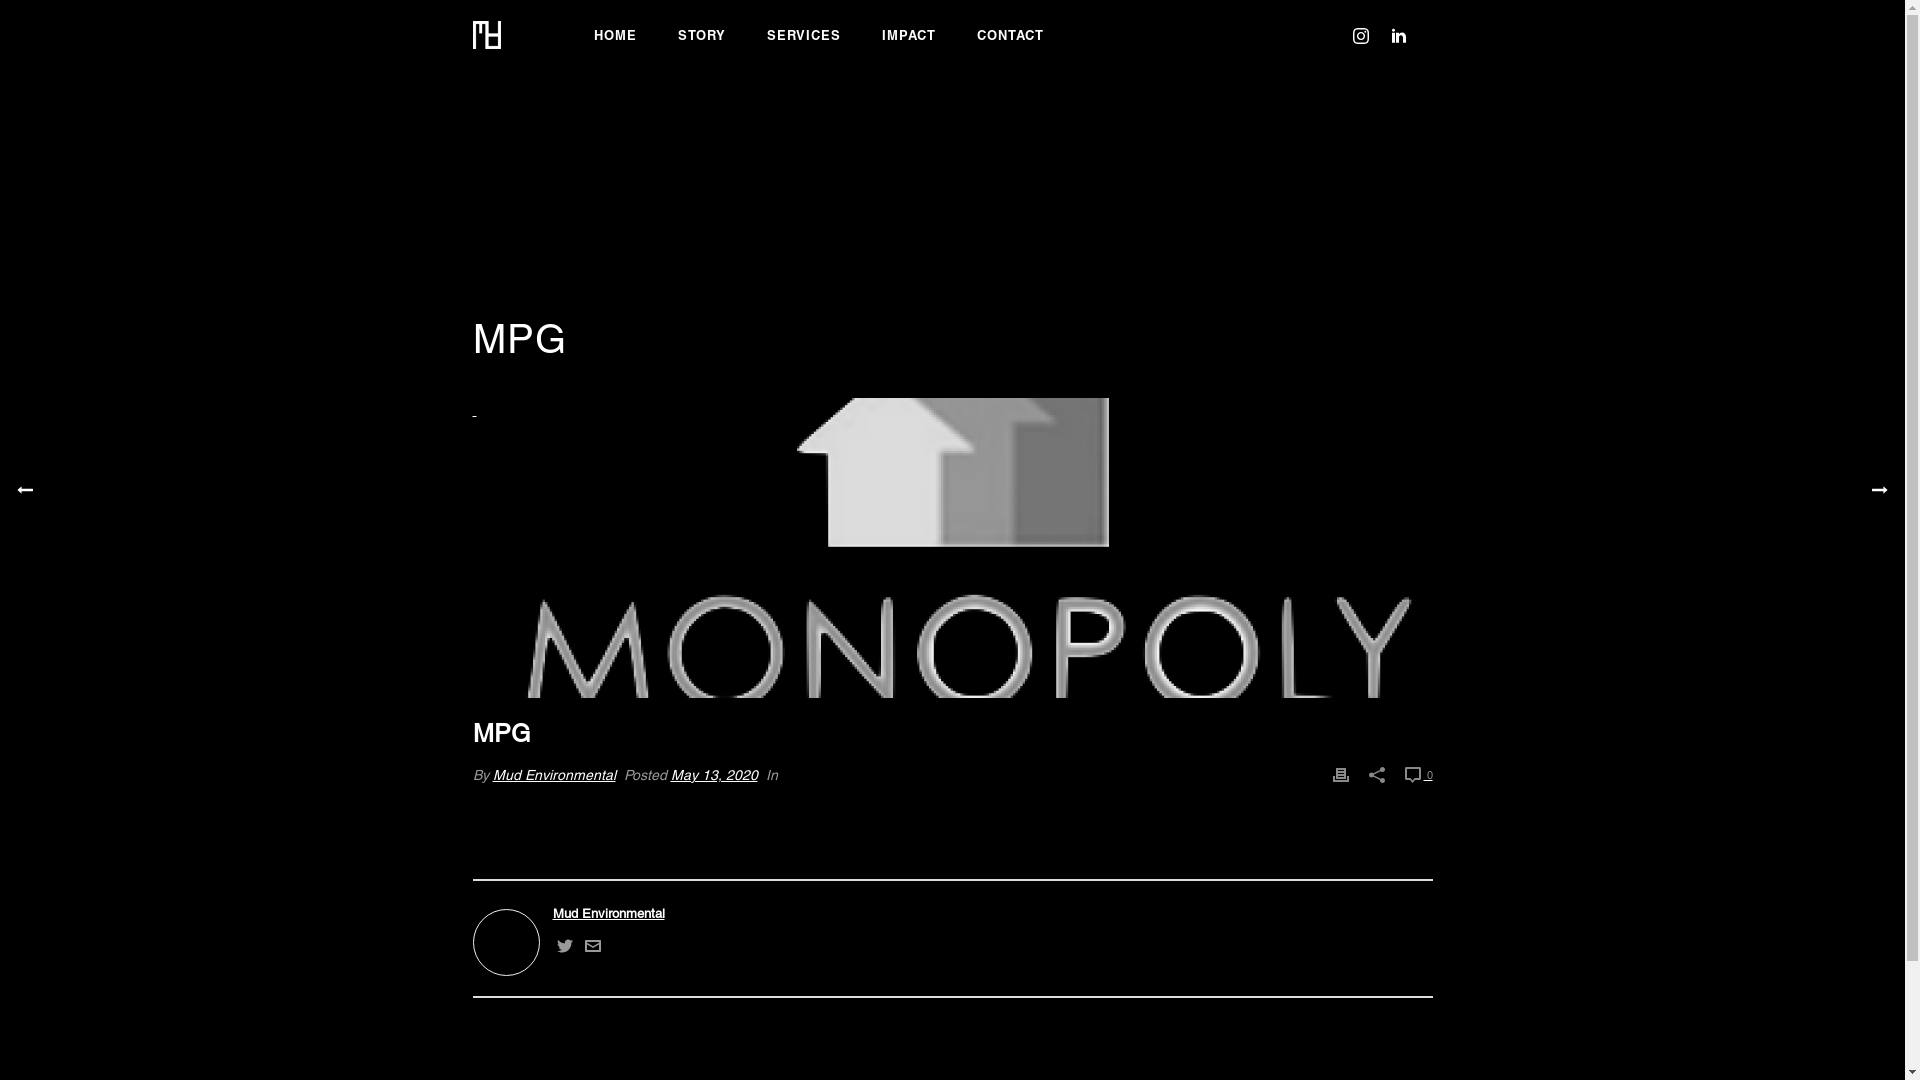  Describe the element at coordinates (1339, 774) in the screenshot. I see `'Print'` at that location.